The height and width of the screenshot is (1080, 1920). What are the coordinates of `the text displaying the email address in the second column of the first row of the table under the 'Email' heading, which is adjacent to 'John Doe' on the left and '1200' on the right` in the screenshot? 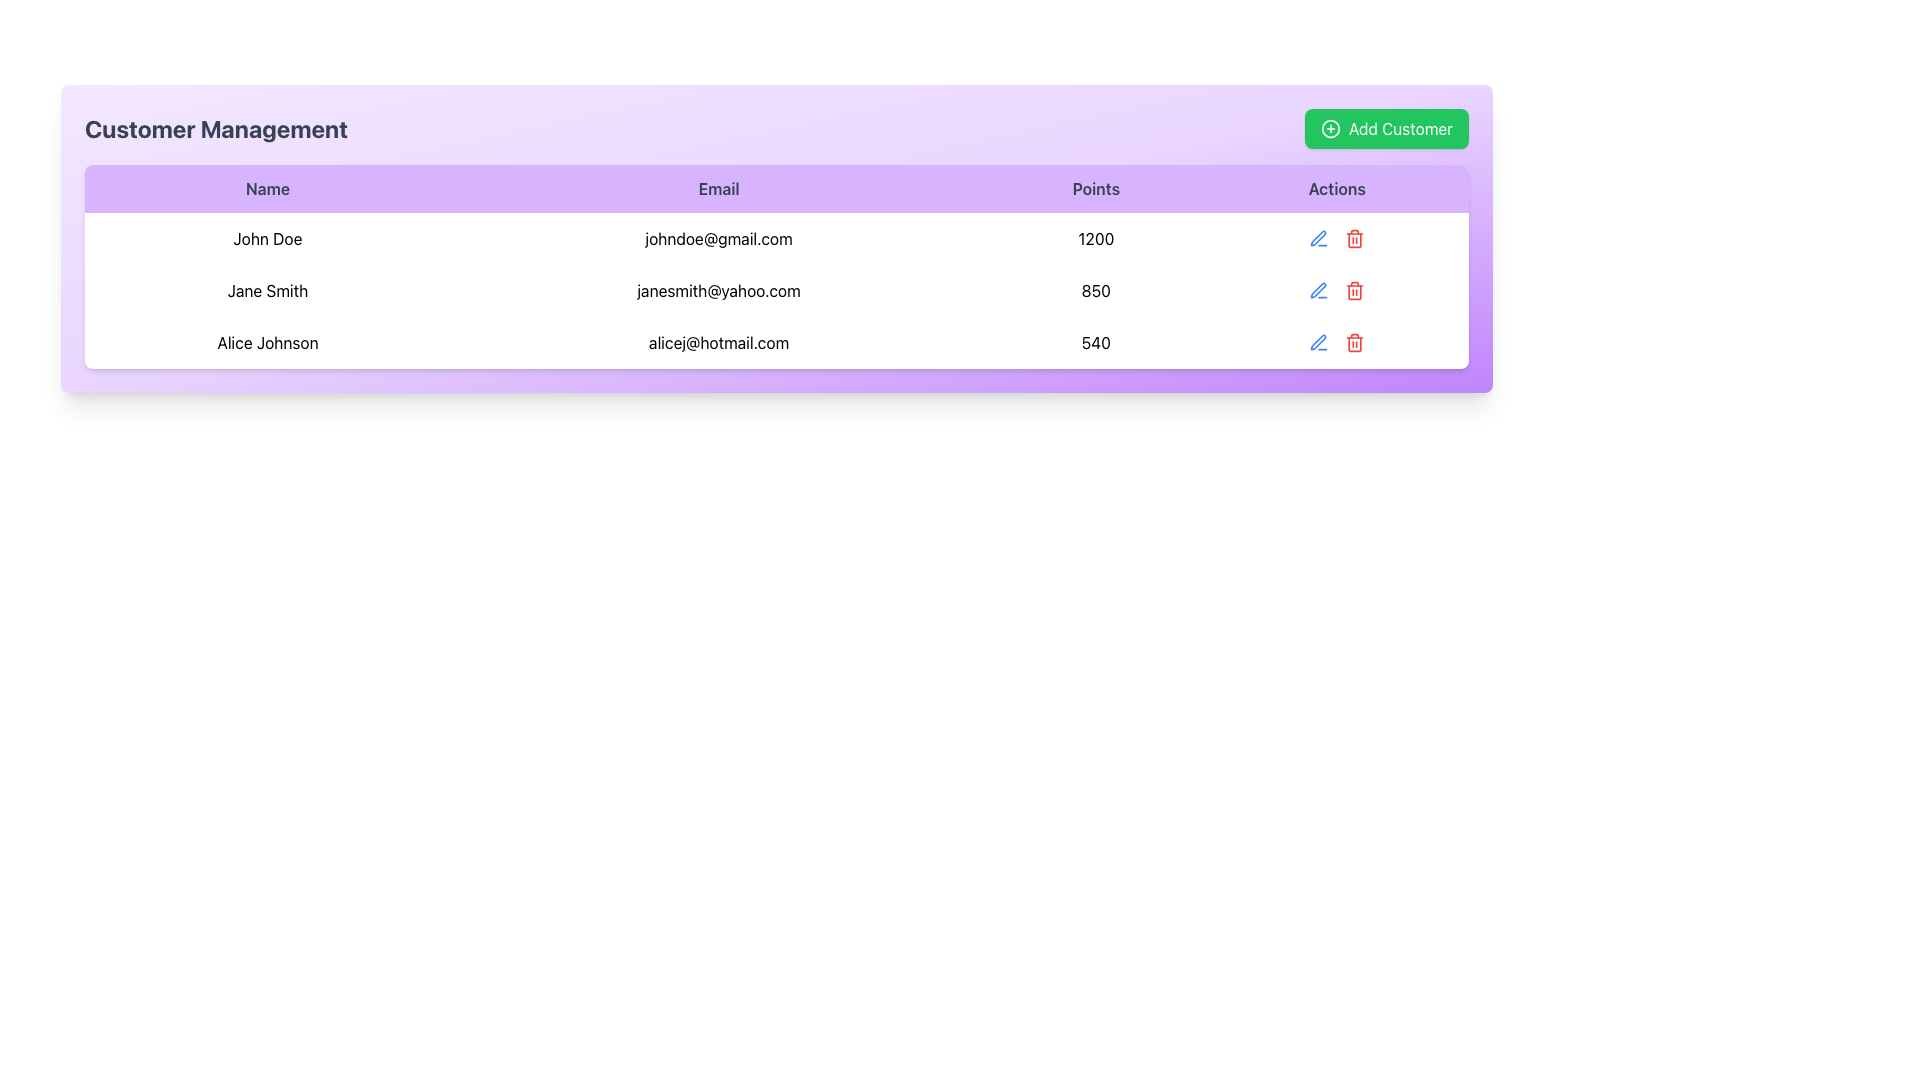 It's located at (719, 238).